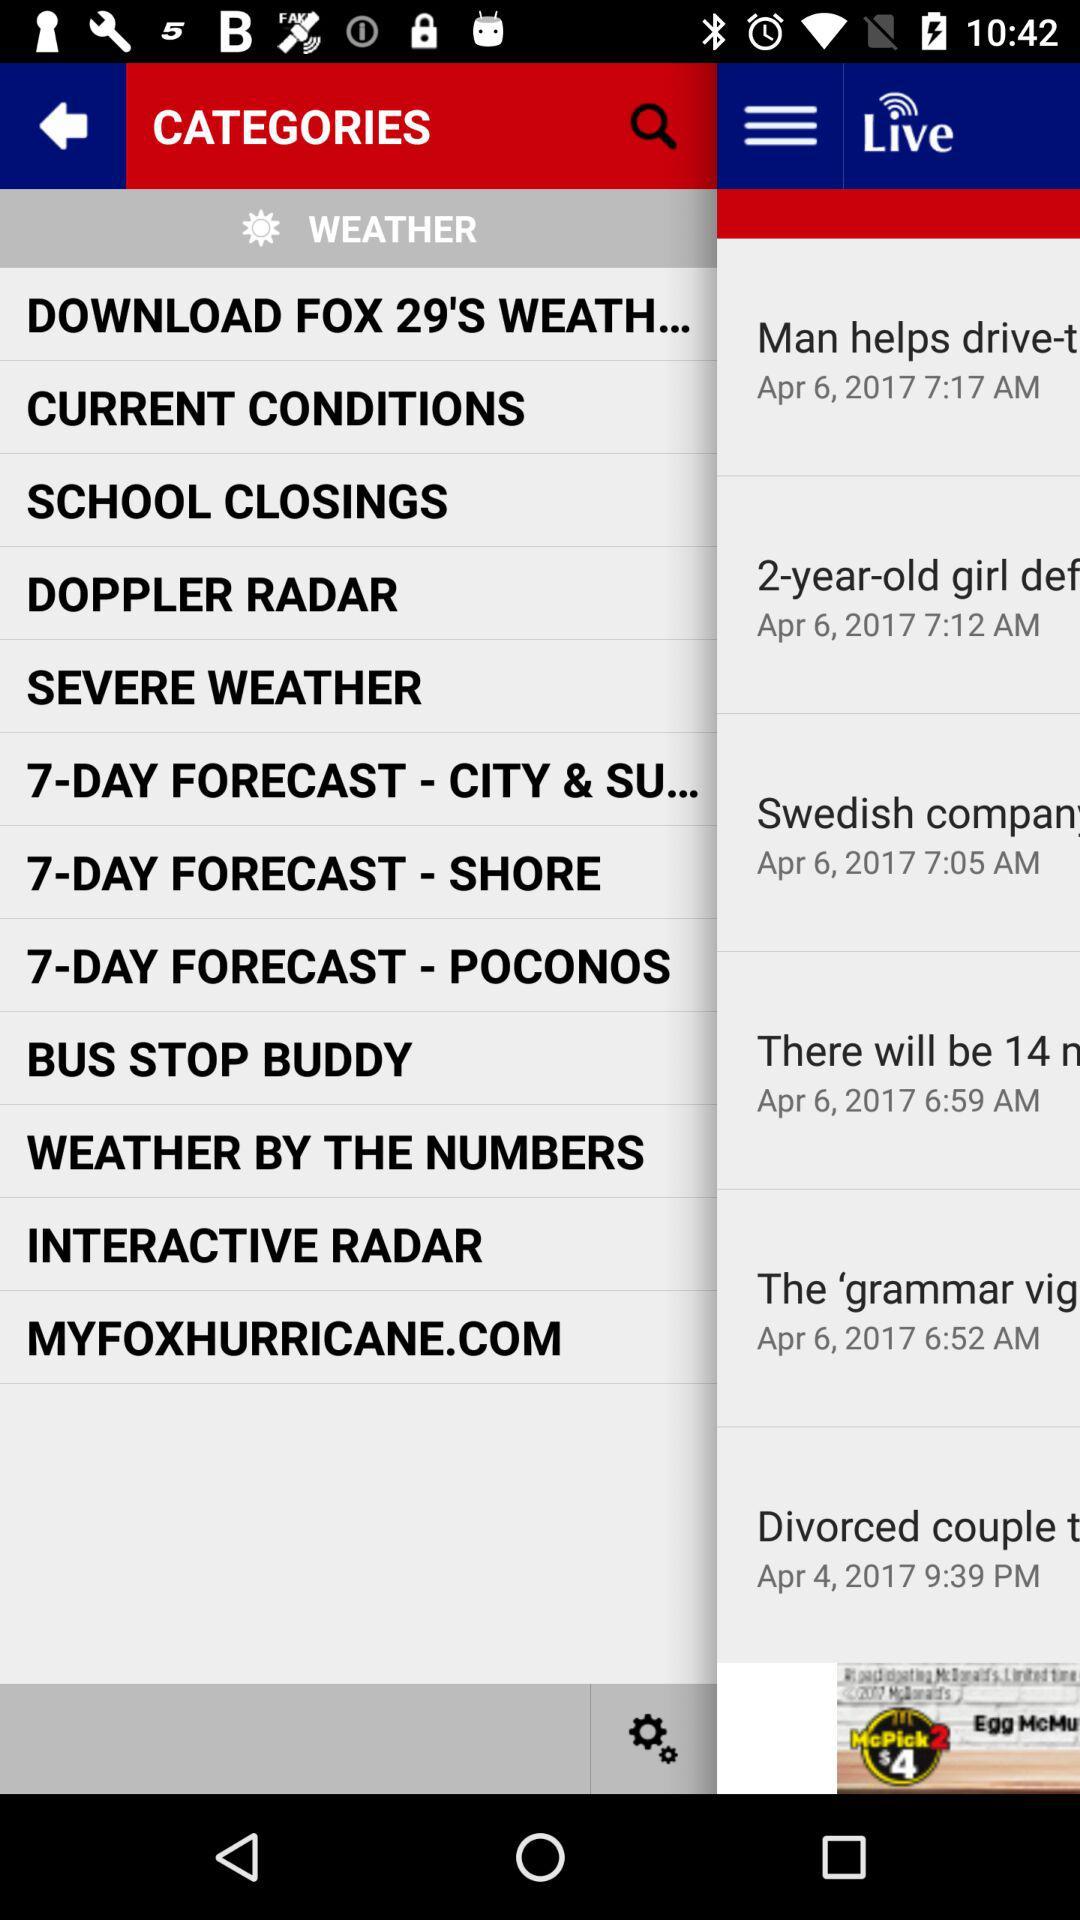 The image size is (1080, 1920). I want to click on more options, so click(778, 124).